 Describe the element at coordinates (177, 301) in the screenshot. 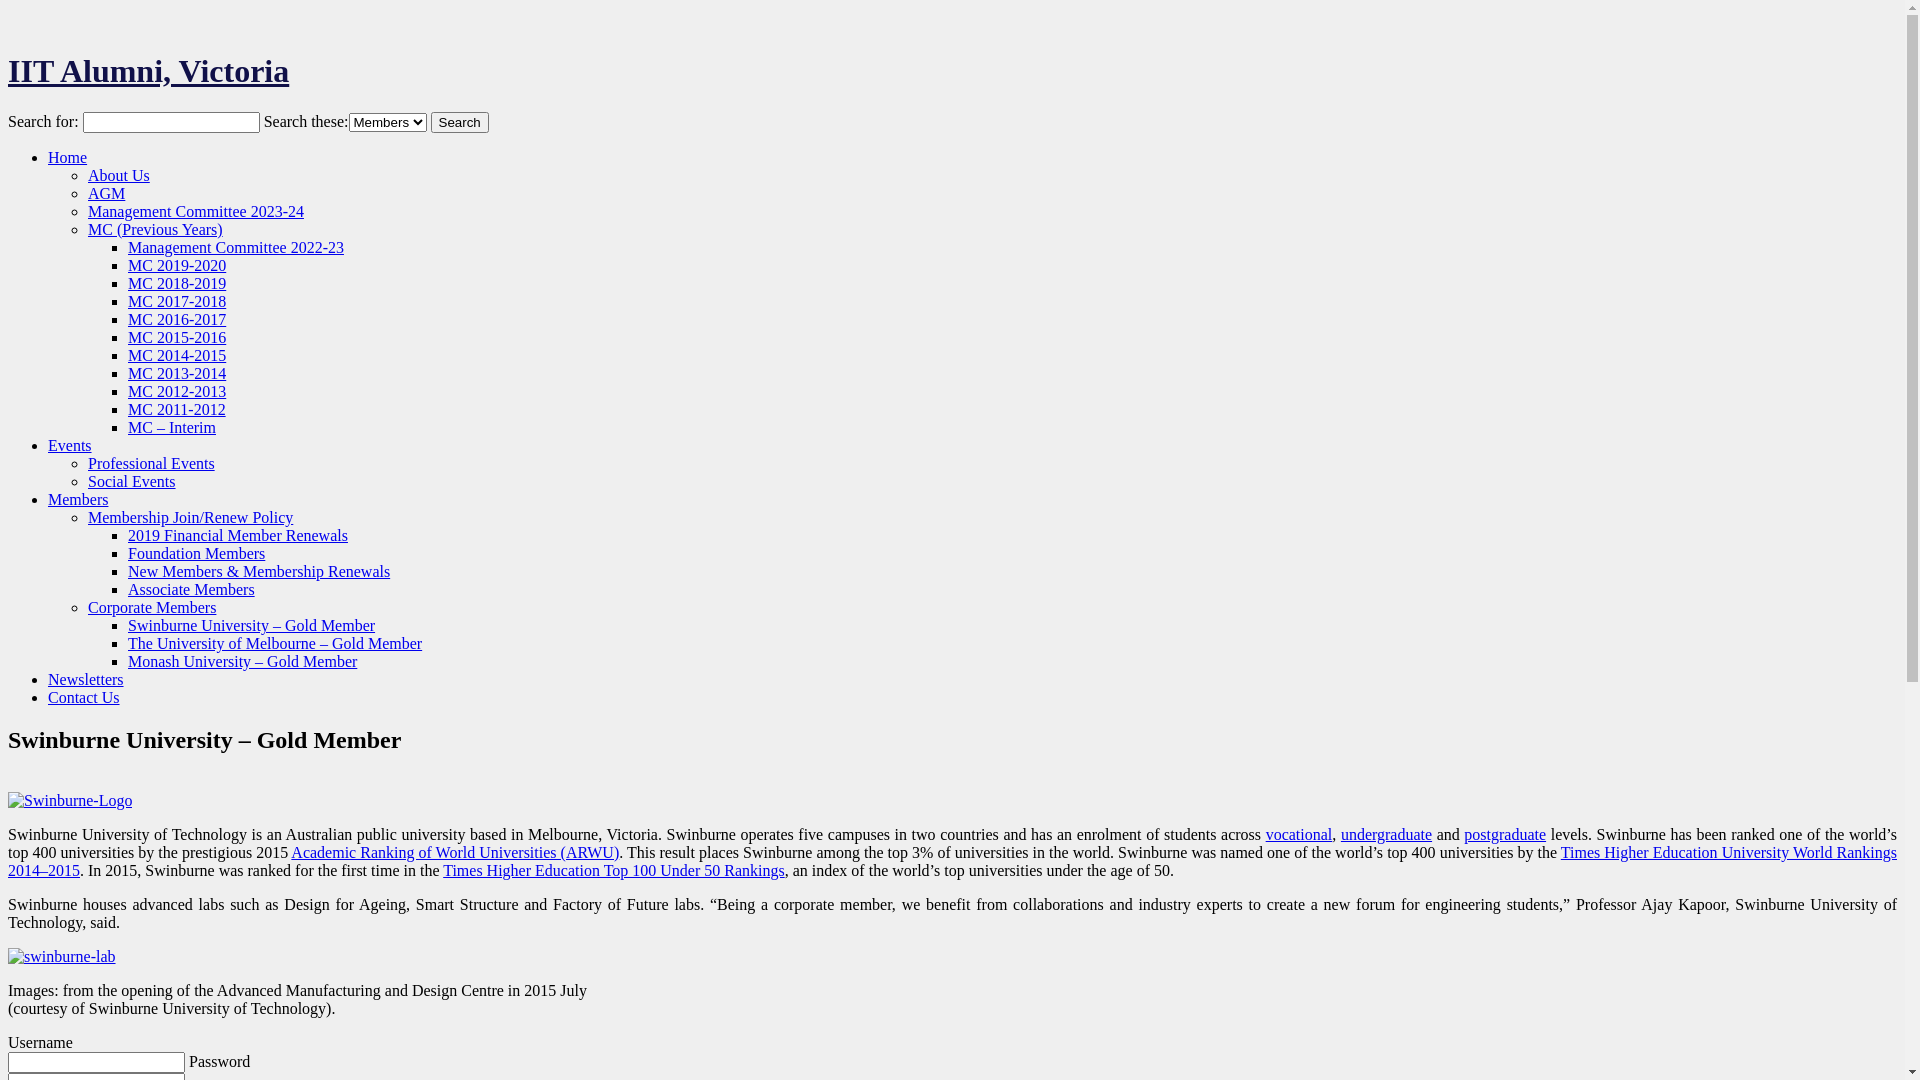

I see `'MC 2017-2018'` at that location.